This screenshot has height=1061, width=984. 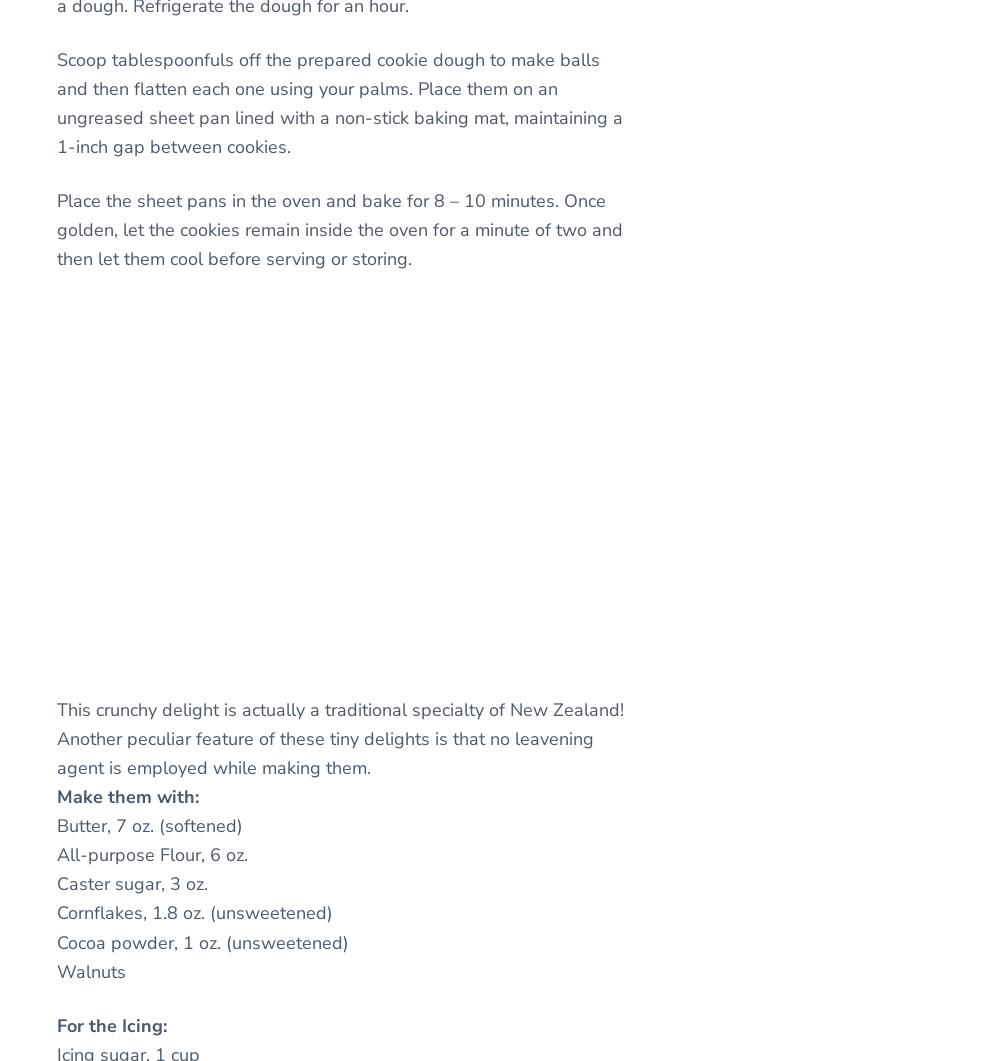 What do you see at coordinates (110, 1024) in the screenshot?
I see `'For the Icing:'` at bounding box center [110, 1024].